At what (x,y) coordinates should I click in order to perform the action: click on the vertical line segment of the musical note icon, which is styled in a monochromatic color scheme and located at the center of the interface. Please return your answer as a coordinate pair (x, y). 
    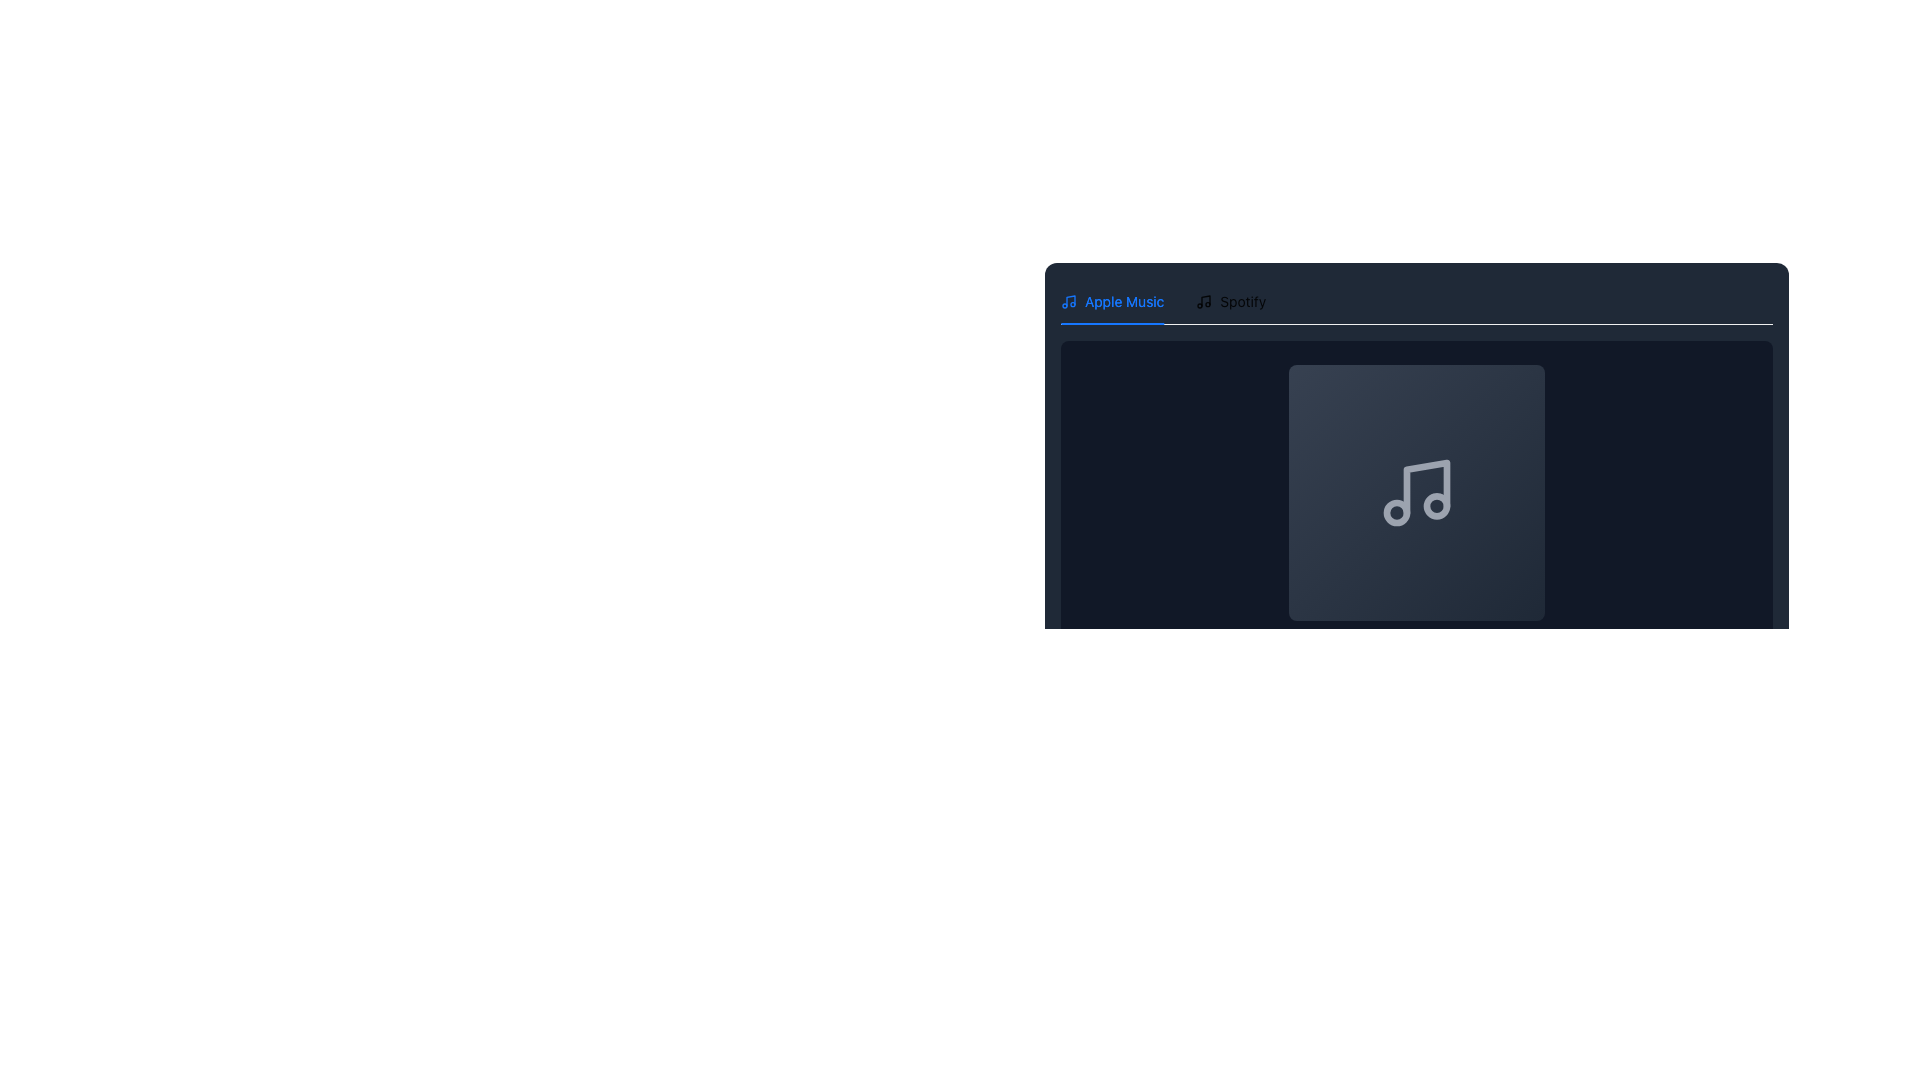
    Looking at the image, I should click on (1425, 488).